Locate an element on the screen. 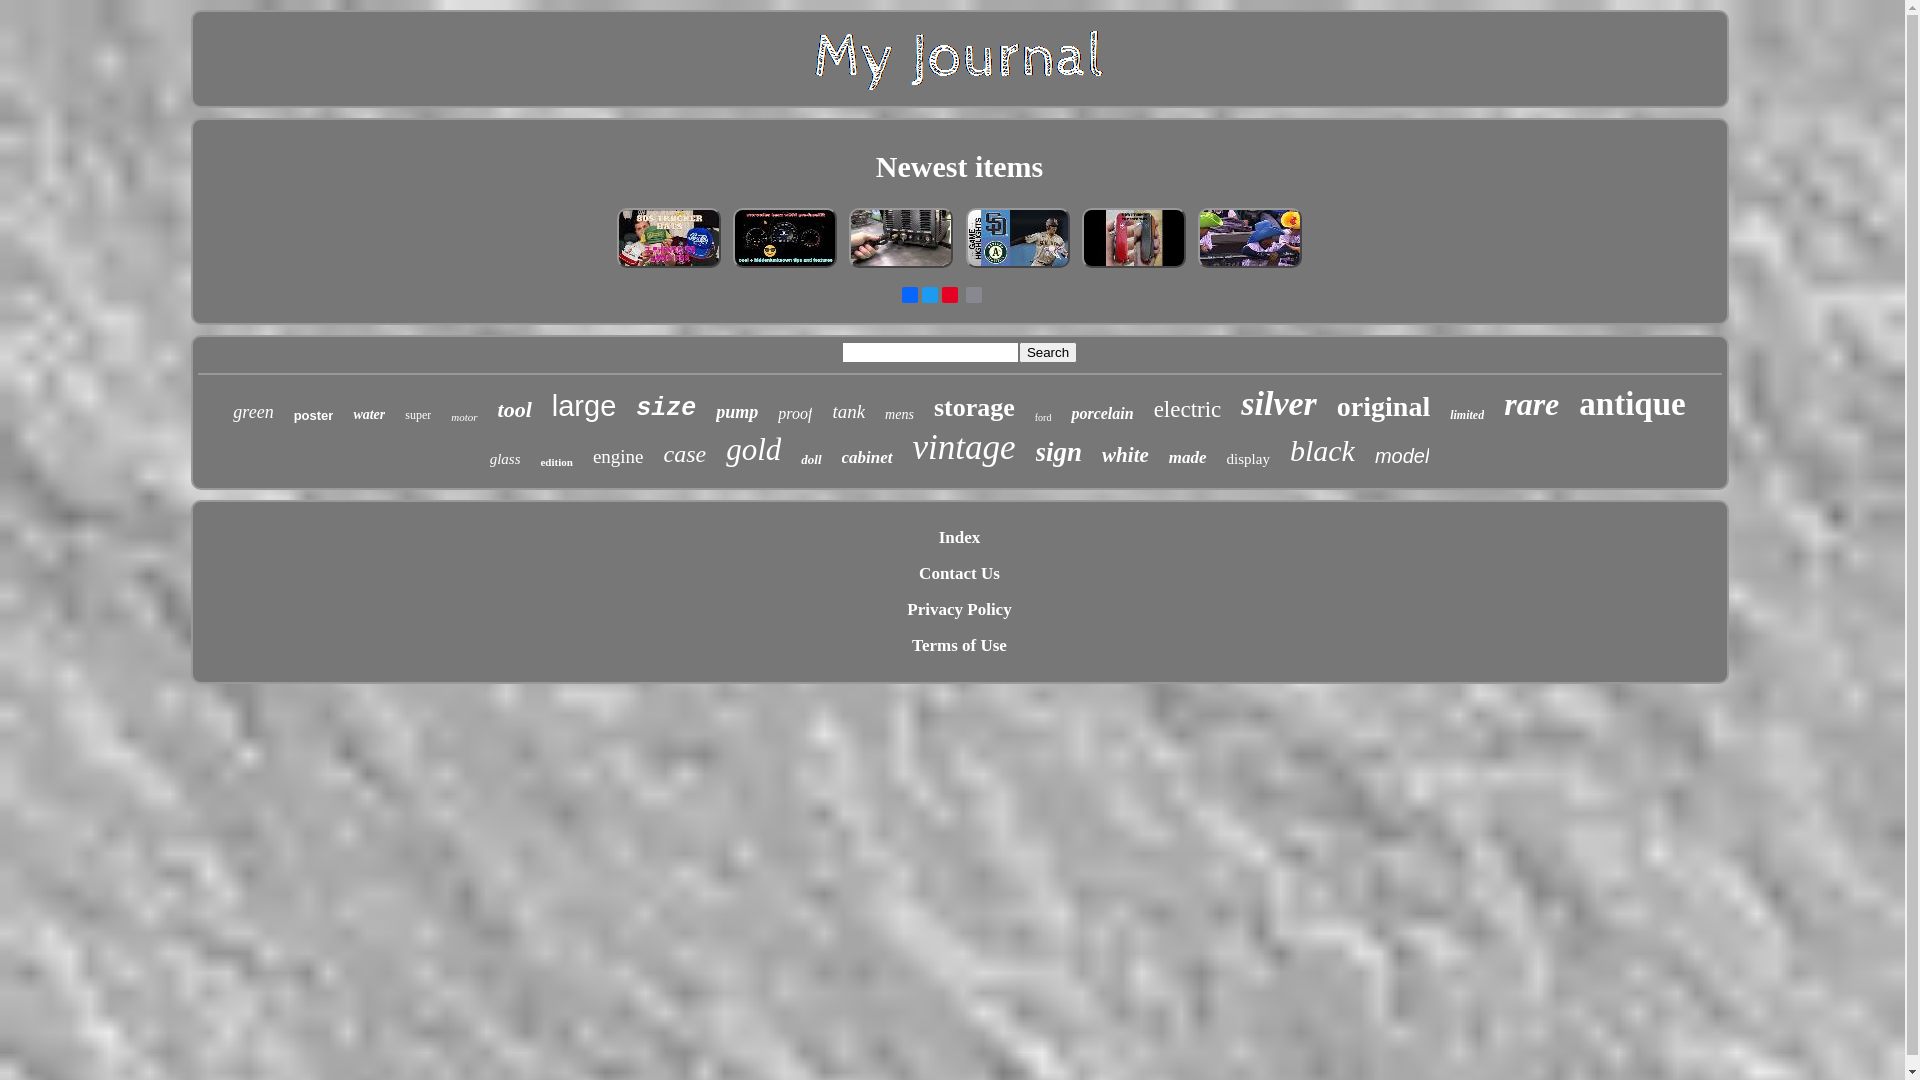  'rare' is located at coordinates (1530, 404).